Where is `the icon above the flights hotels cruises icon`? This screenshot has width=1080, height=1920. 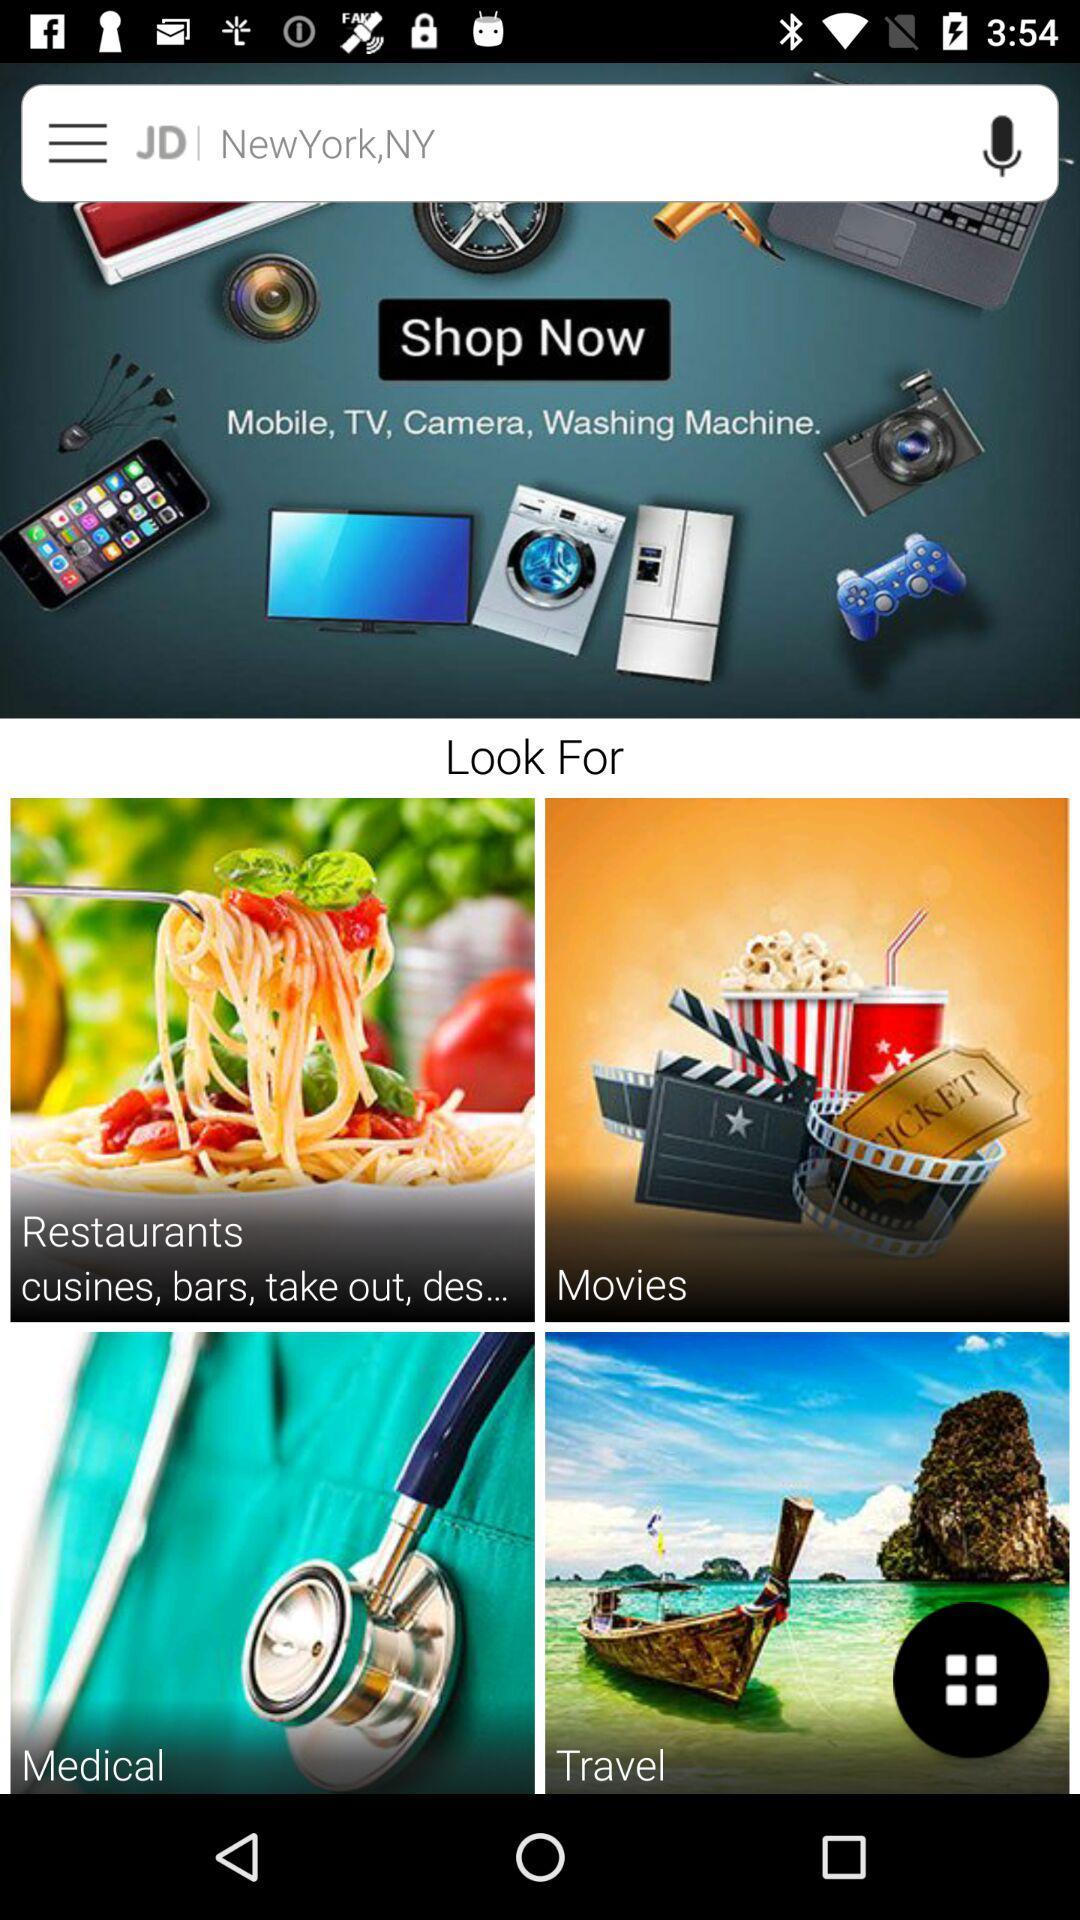
the icon above the flights hotels cruises icon is located at coordinates (971, 1680).